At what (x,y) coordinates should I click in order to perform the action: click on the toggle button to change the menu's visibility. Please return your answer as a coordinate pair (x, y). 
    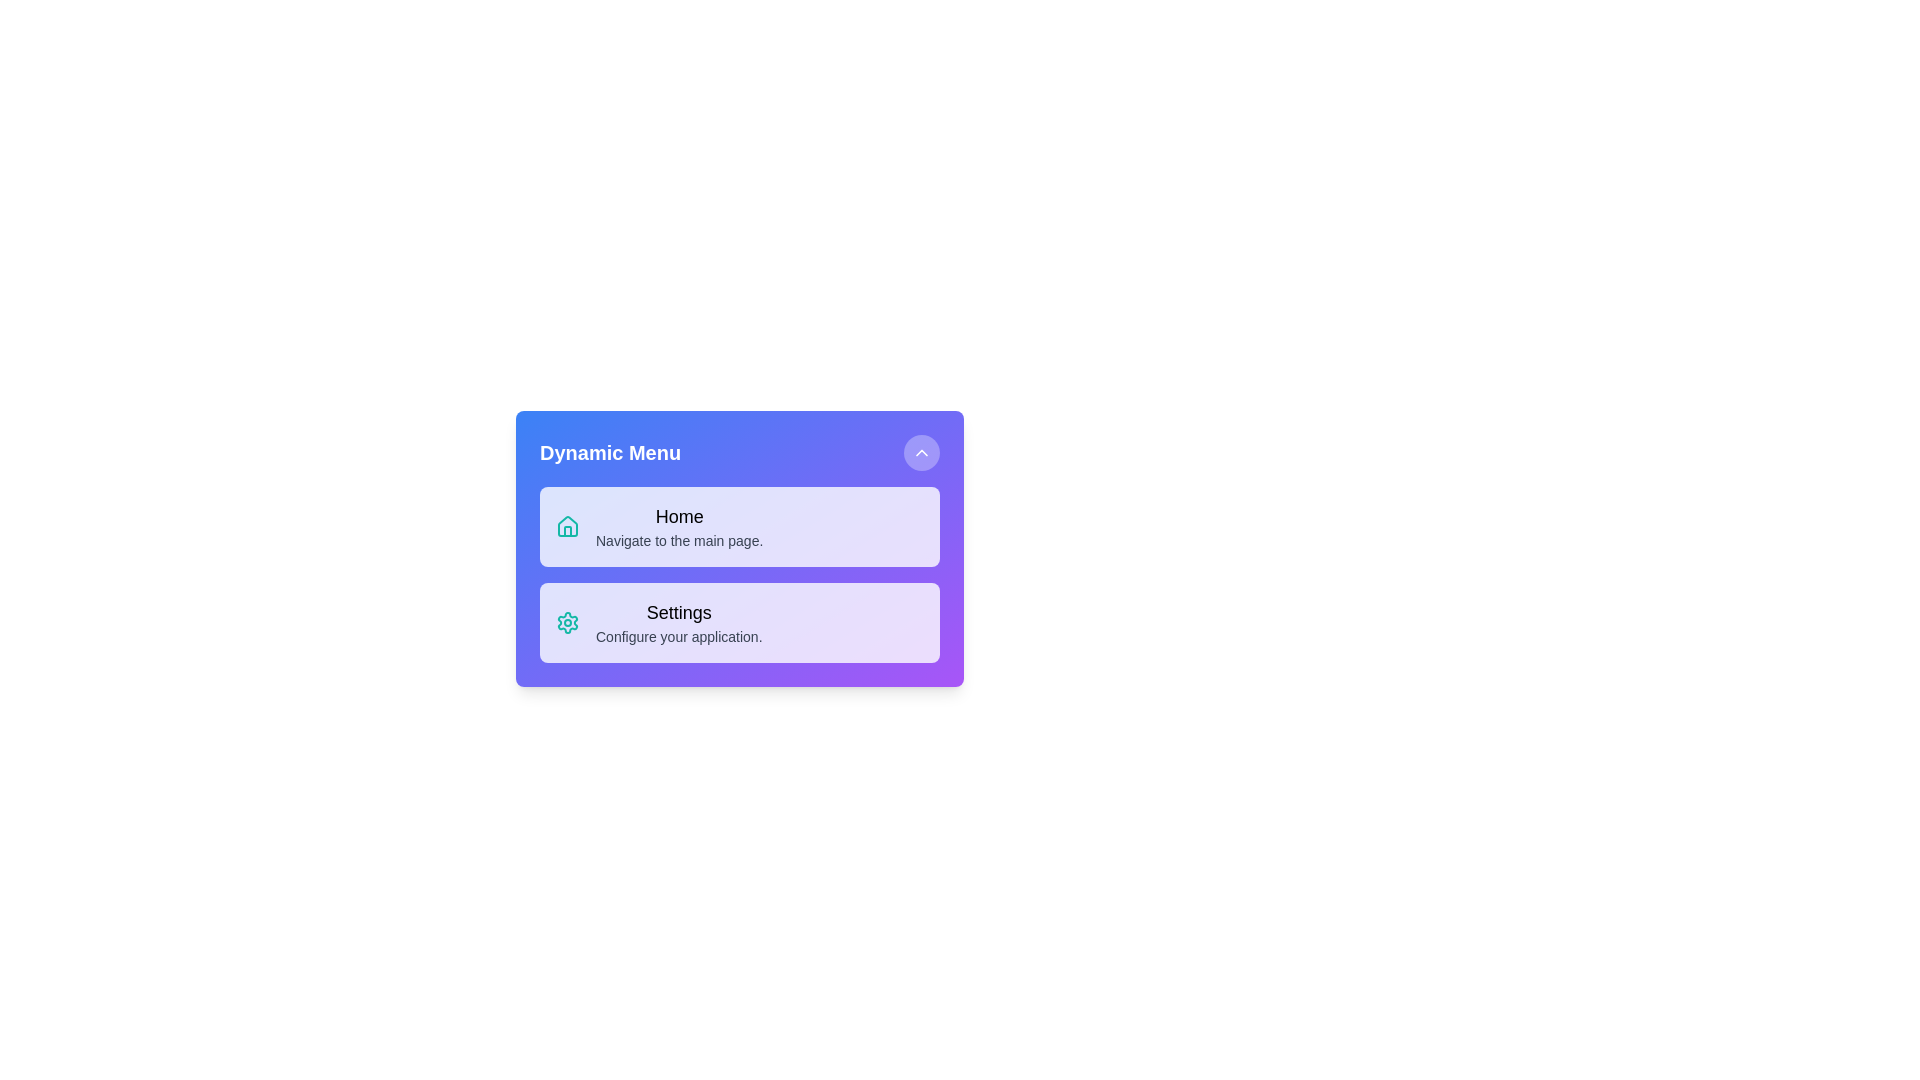
    Looking at the image, I should click on (920, 452).